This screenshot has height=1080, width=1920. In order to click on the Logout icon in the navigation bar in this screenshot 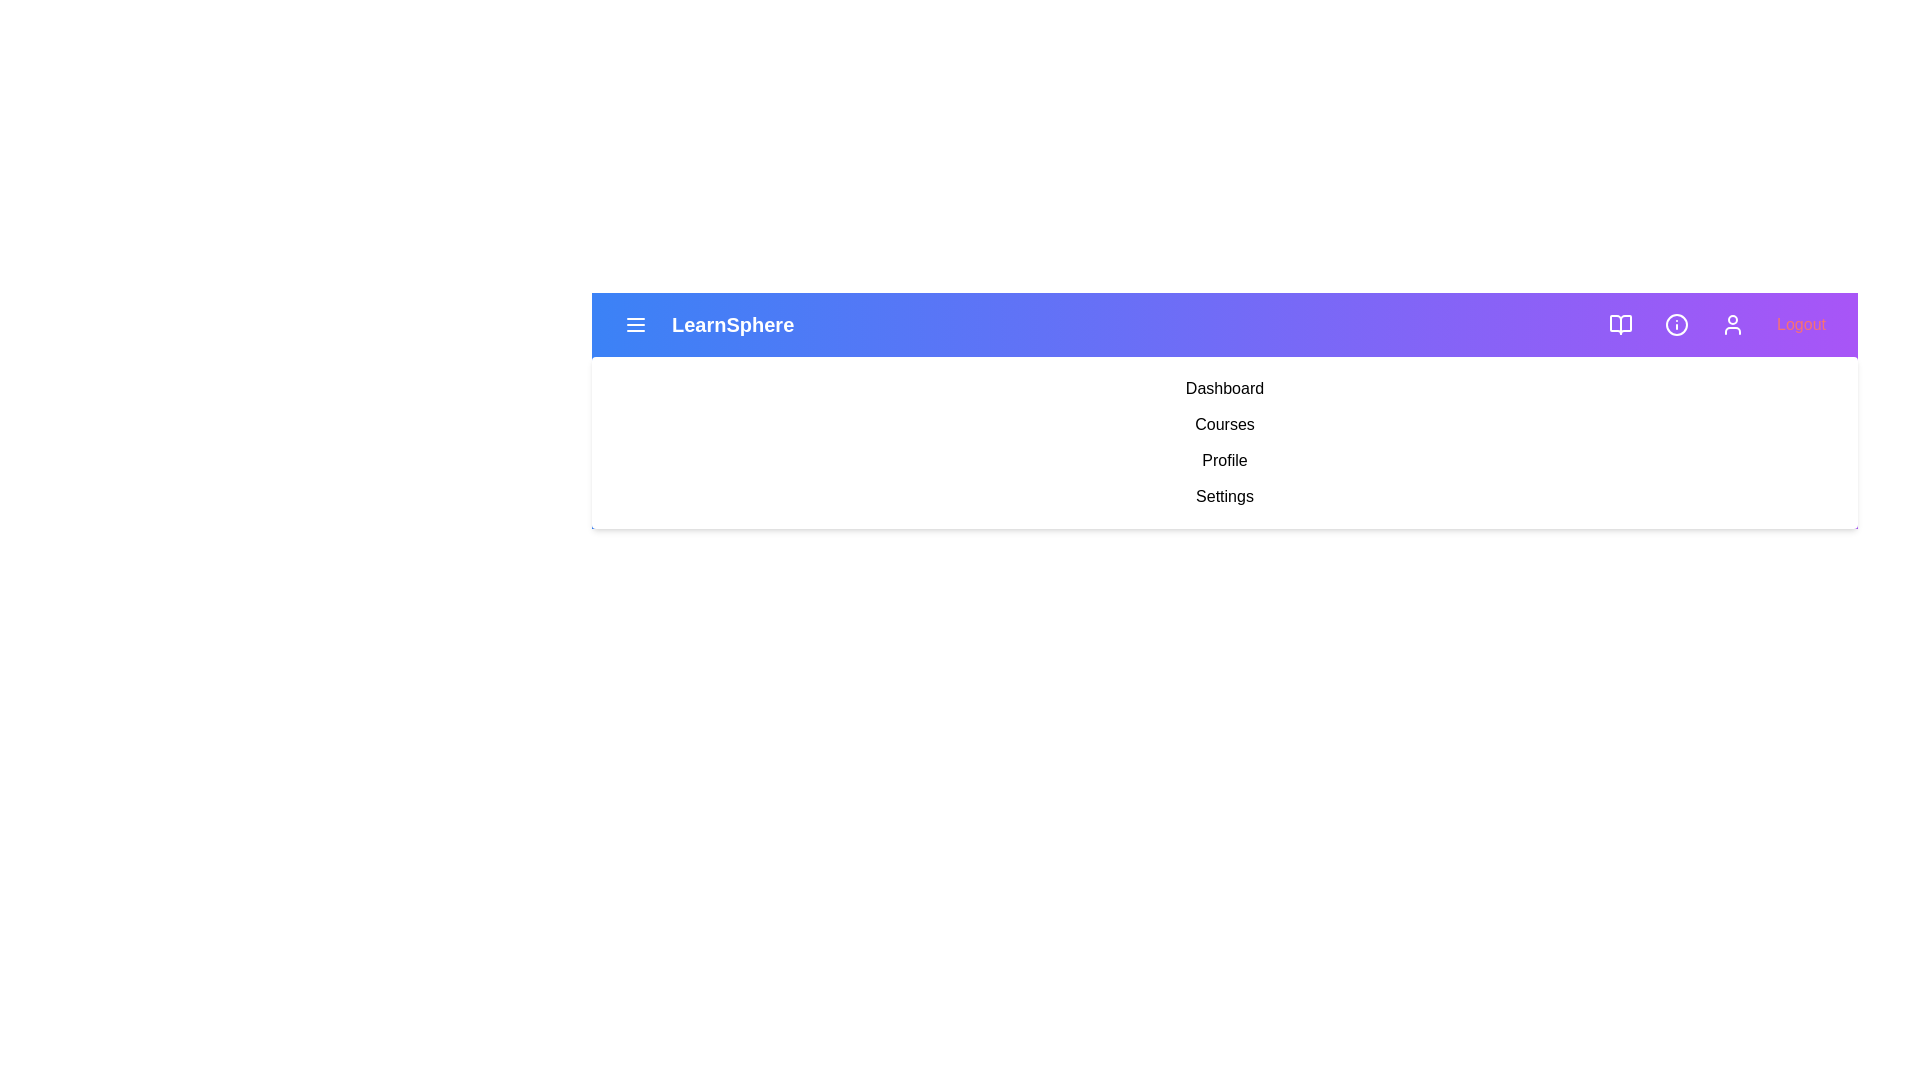, I will do `click(1800, 323)`.